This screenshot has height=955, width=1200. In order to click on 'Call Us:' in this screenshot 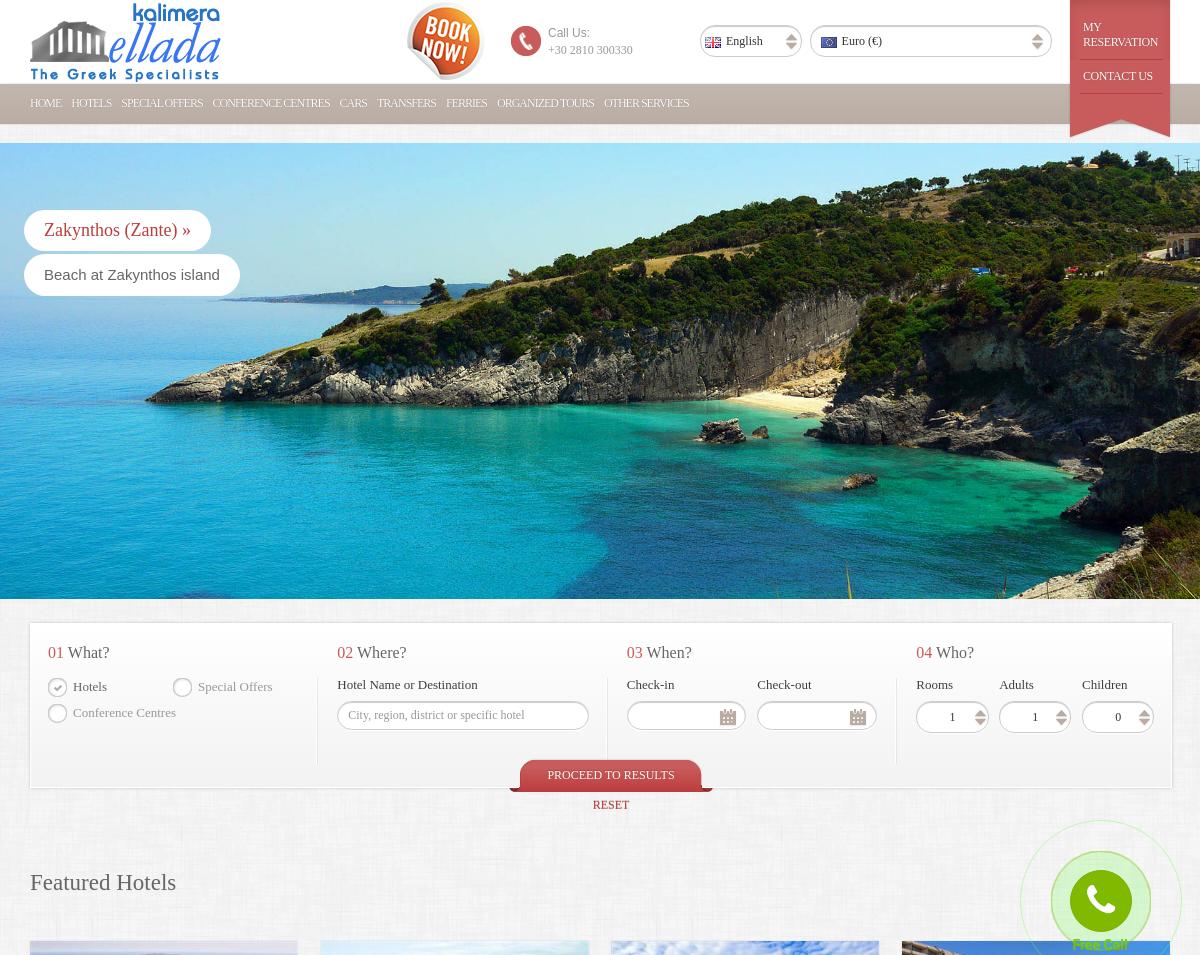, I will do `click(568, 32)`.